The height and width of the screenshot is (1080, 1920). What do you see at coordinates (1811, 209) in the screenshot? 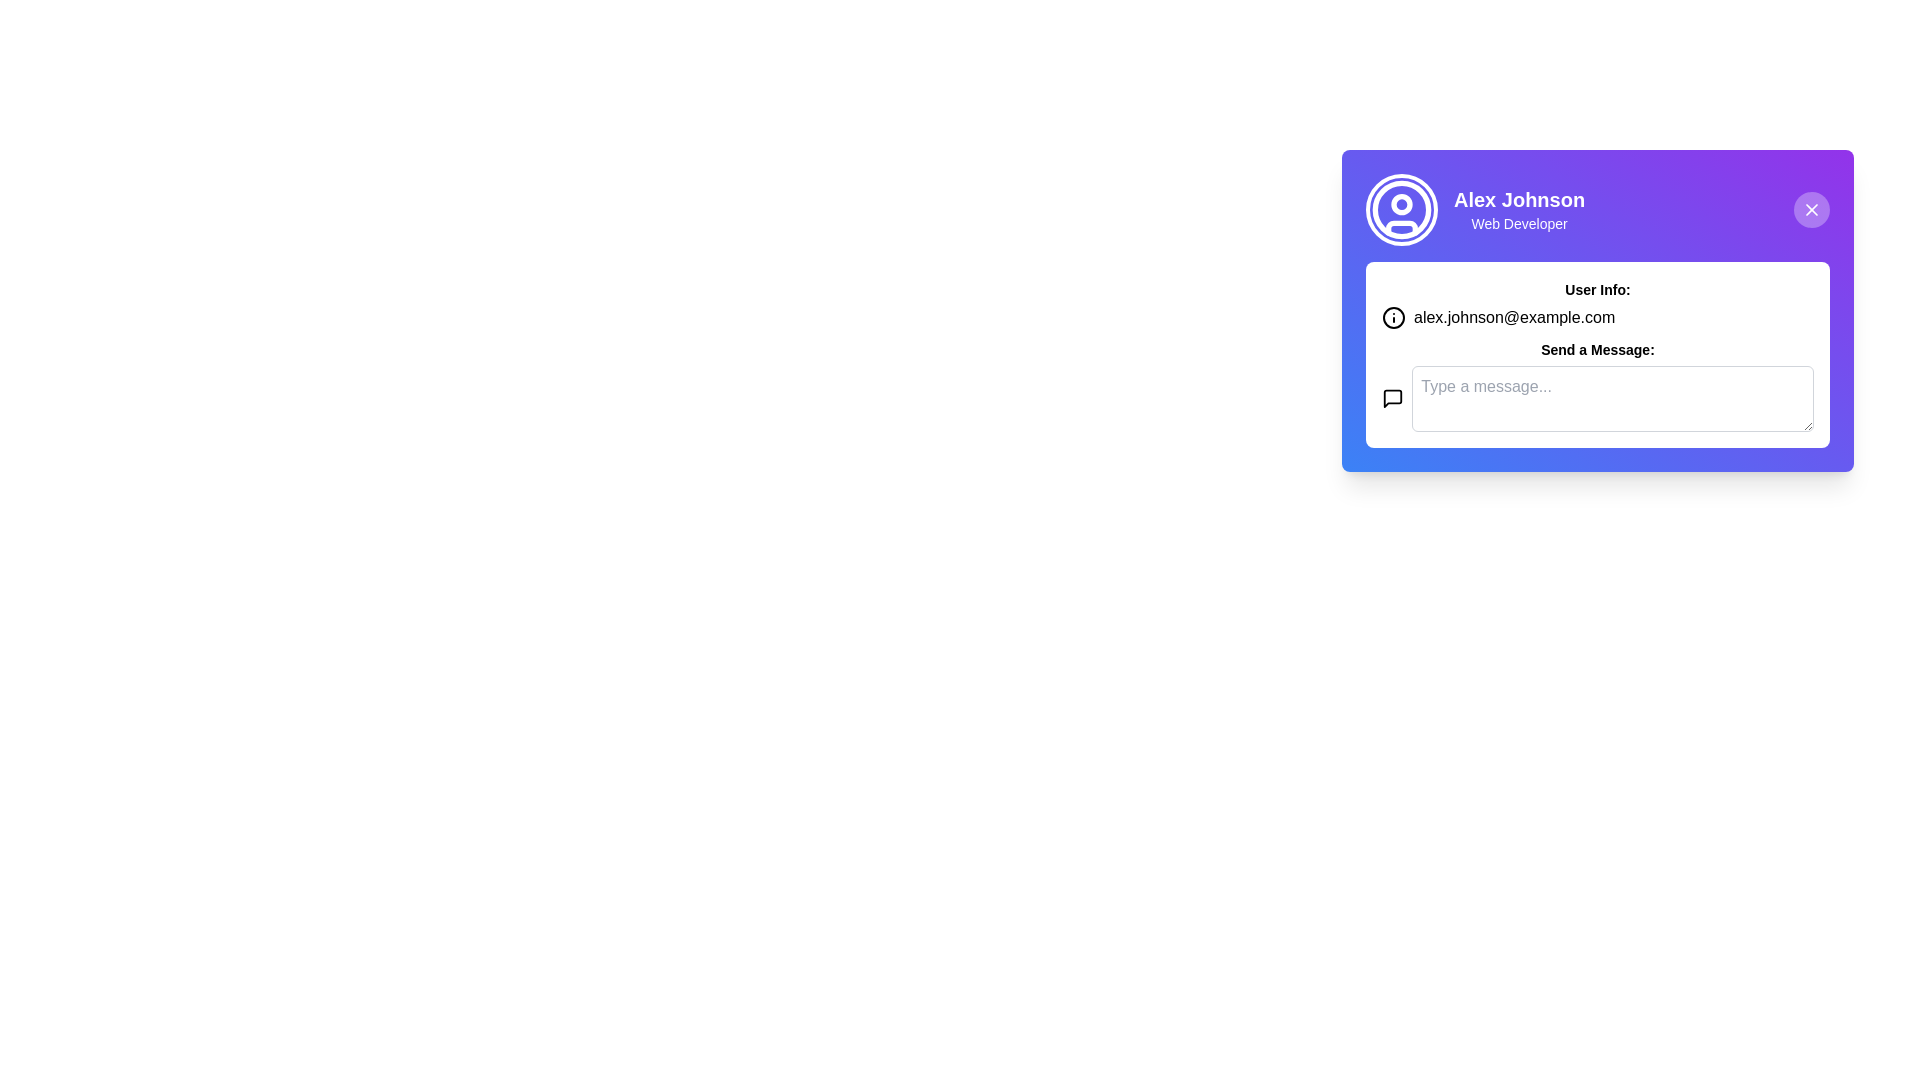
I see `the Close Button (X-shaped icon) located in the top-right corner of the profile details card, which is styled as a circular button with a white background` at bounding box center [1811, 209].